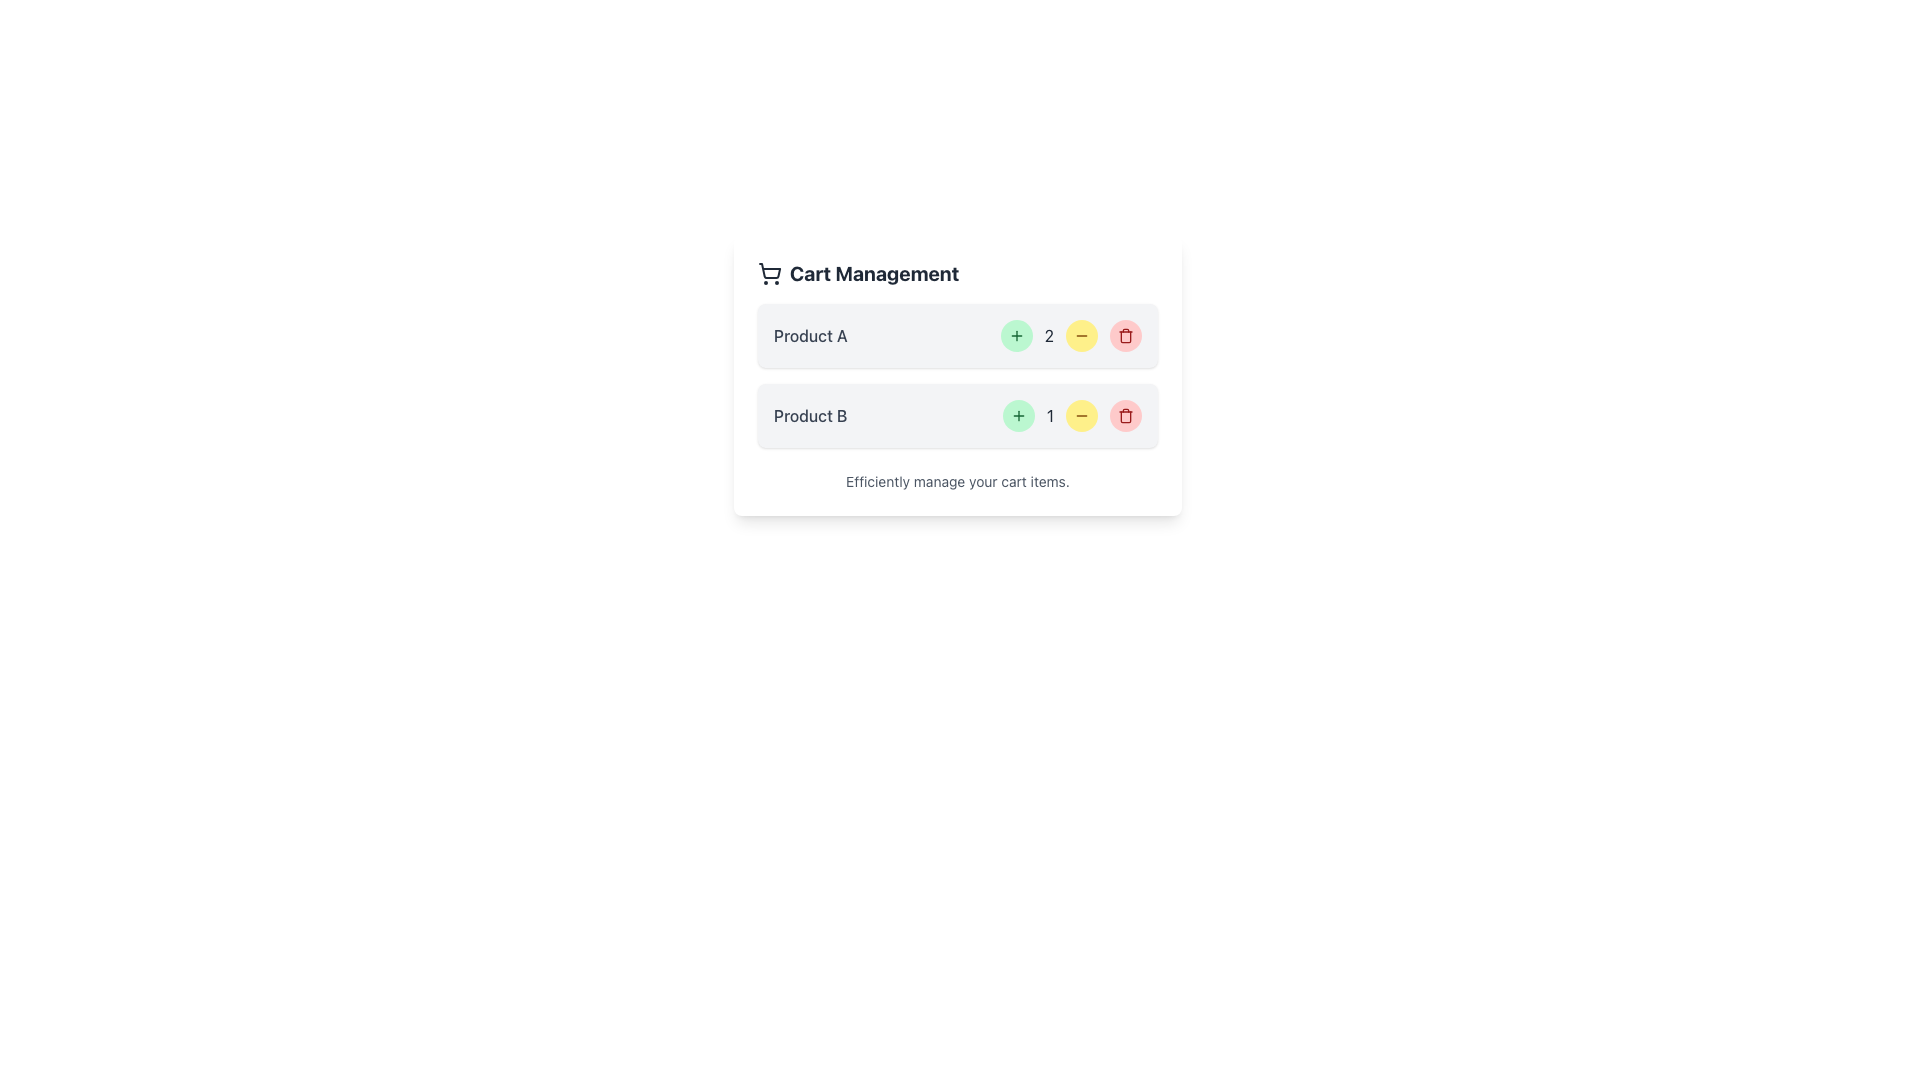 This screenshot has height=1080, width=1920. I want to click on the delete button for 'Product B' to change its background color, which is located to the right of the yellow decrement button in the shopping cart management area, so click(1126, 415).